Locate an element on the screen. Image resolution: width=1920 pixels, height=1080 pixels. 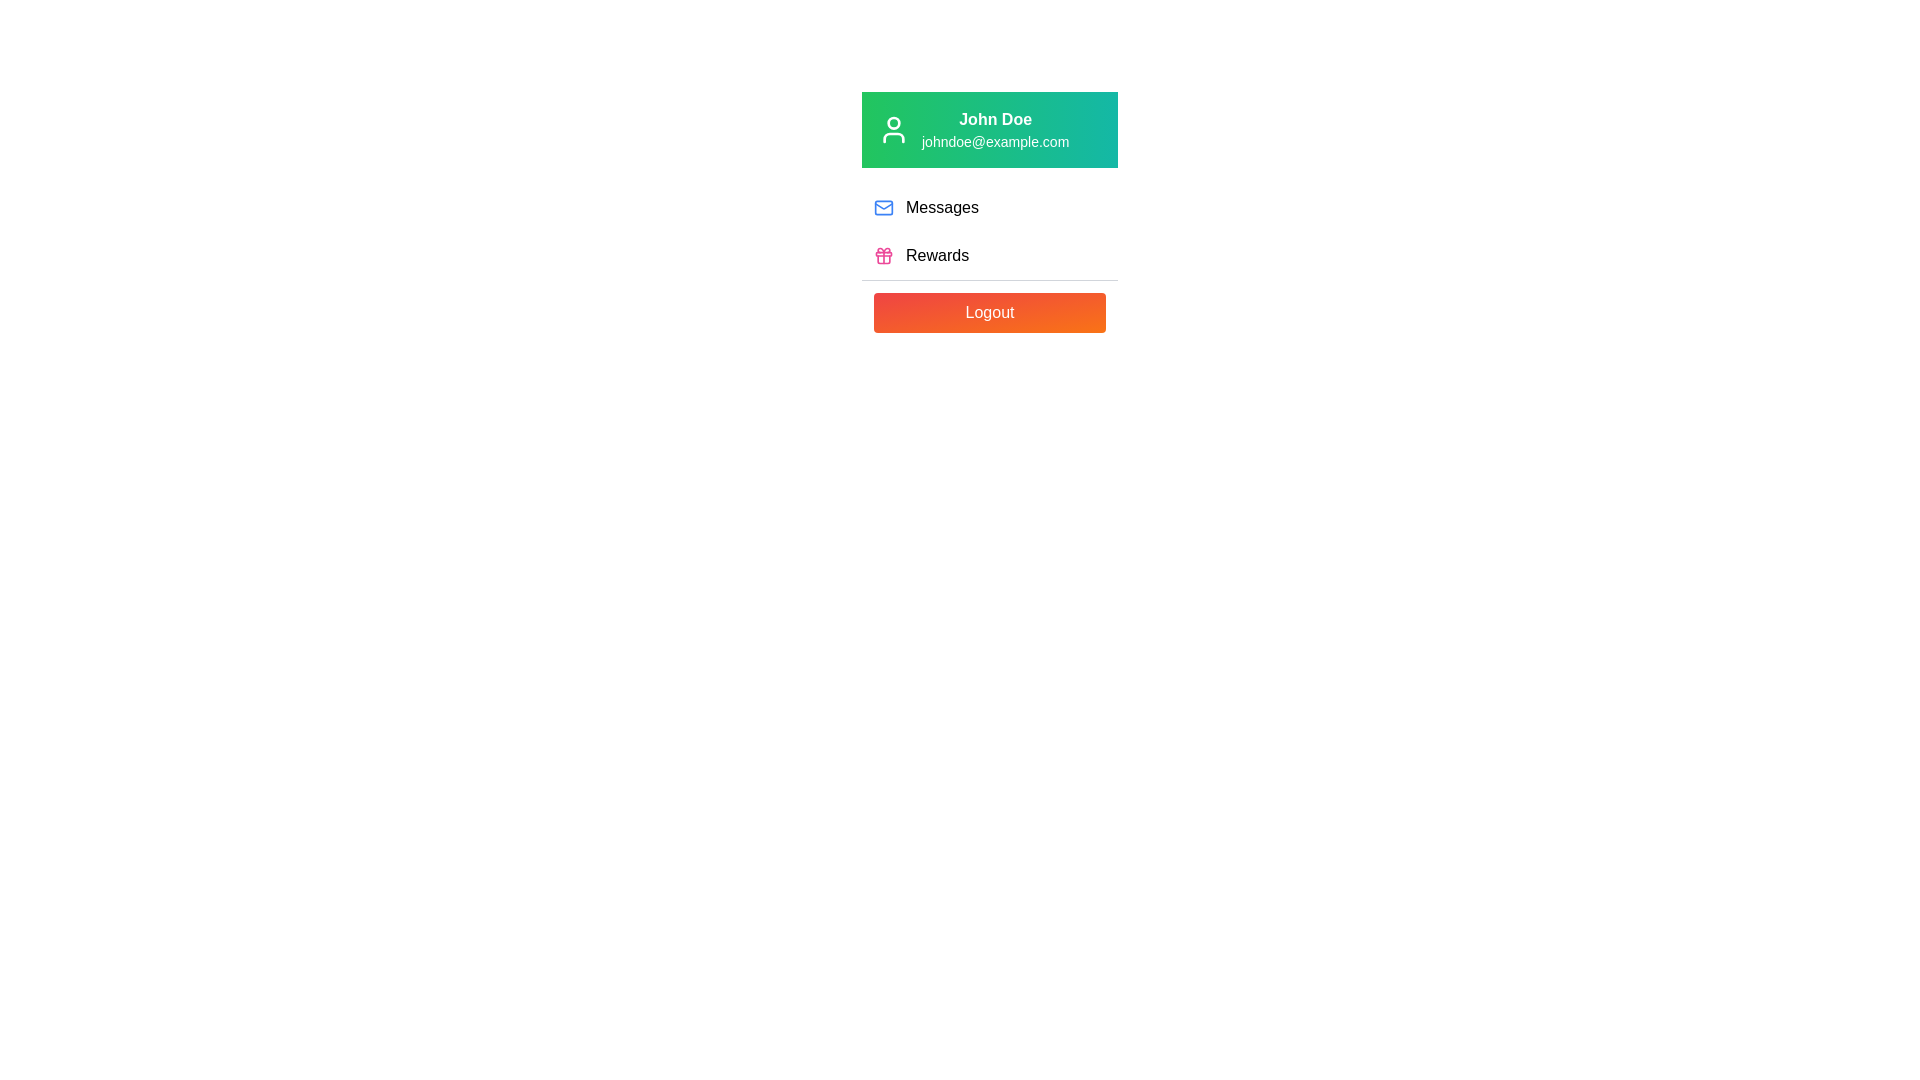
the circular graphical feature located at the top-left section of the user profile icon aligned with the text 'John Doe' is located at coordinates (892, 123).